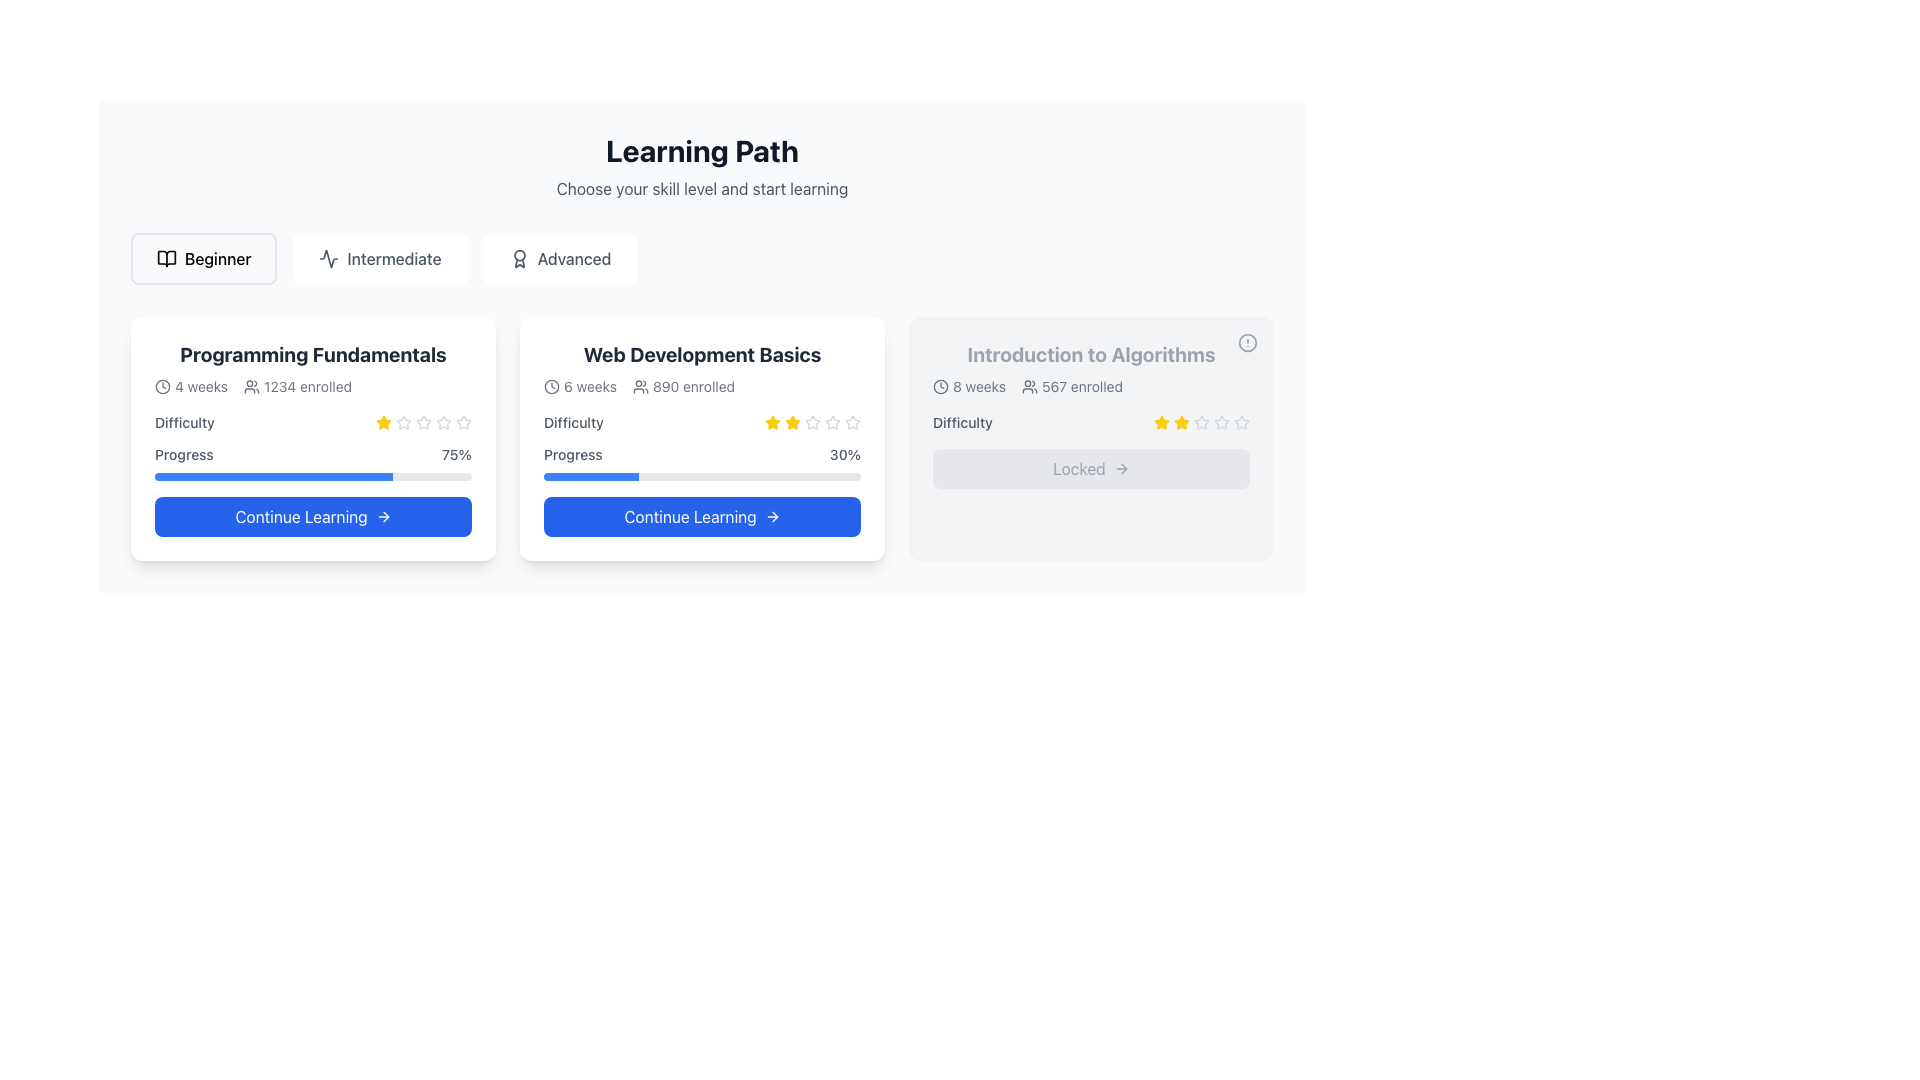 The width and height of the screenshot is (1920, 1080). Describe the element at coordinates (312, 353) in the screenshot. I see `the text element reading 'Programming Fundamentals', which is styled in bold and large font, located at the upper section of the first card in a horizontal row of cards` at that location.